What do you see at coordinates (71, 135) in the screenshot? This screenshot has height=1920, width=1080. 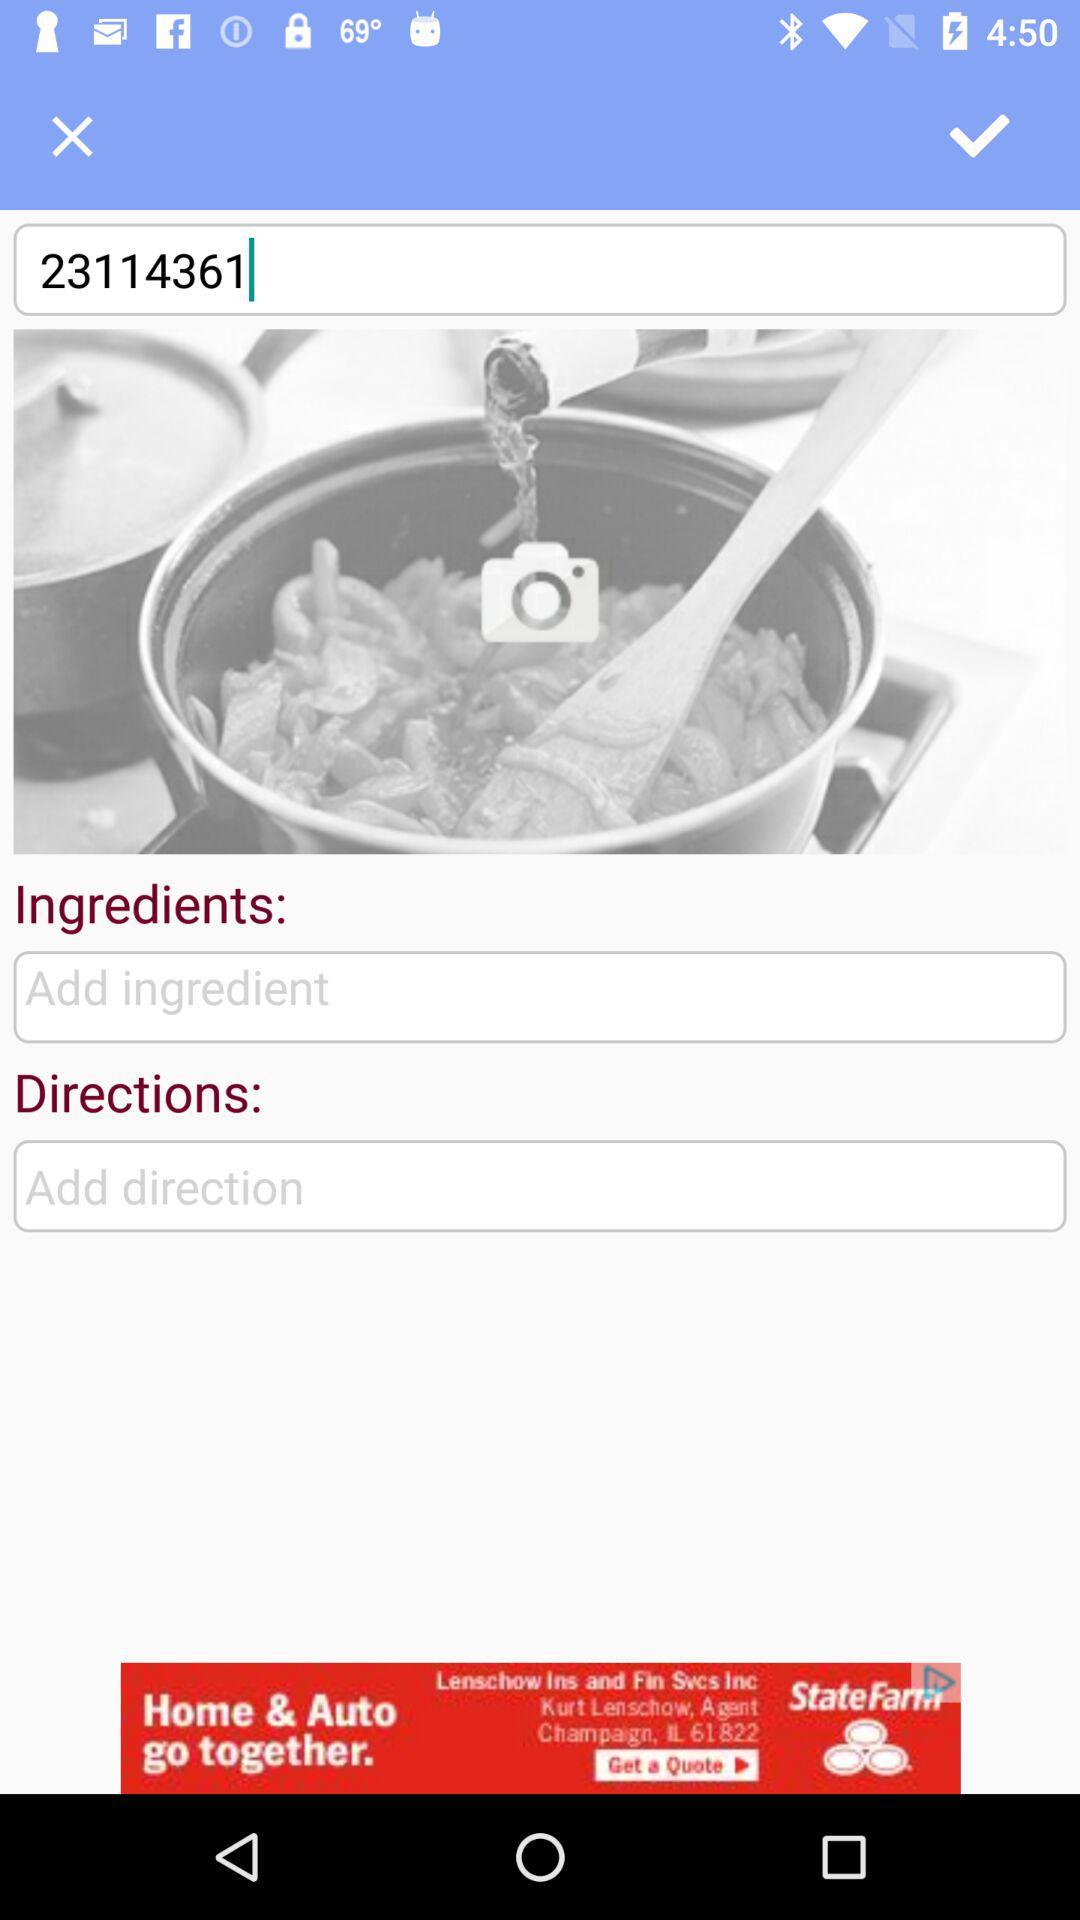 I see `recipe` at bounding box center [71, 135].